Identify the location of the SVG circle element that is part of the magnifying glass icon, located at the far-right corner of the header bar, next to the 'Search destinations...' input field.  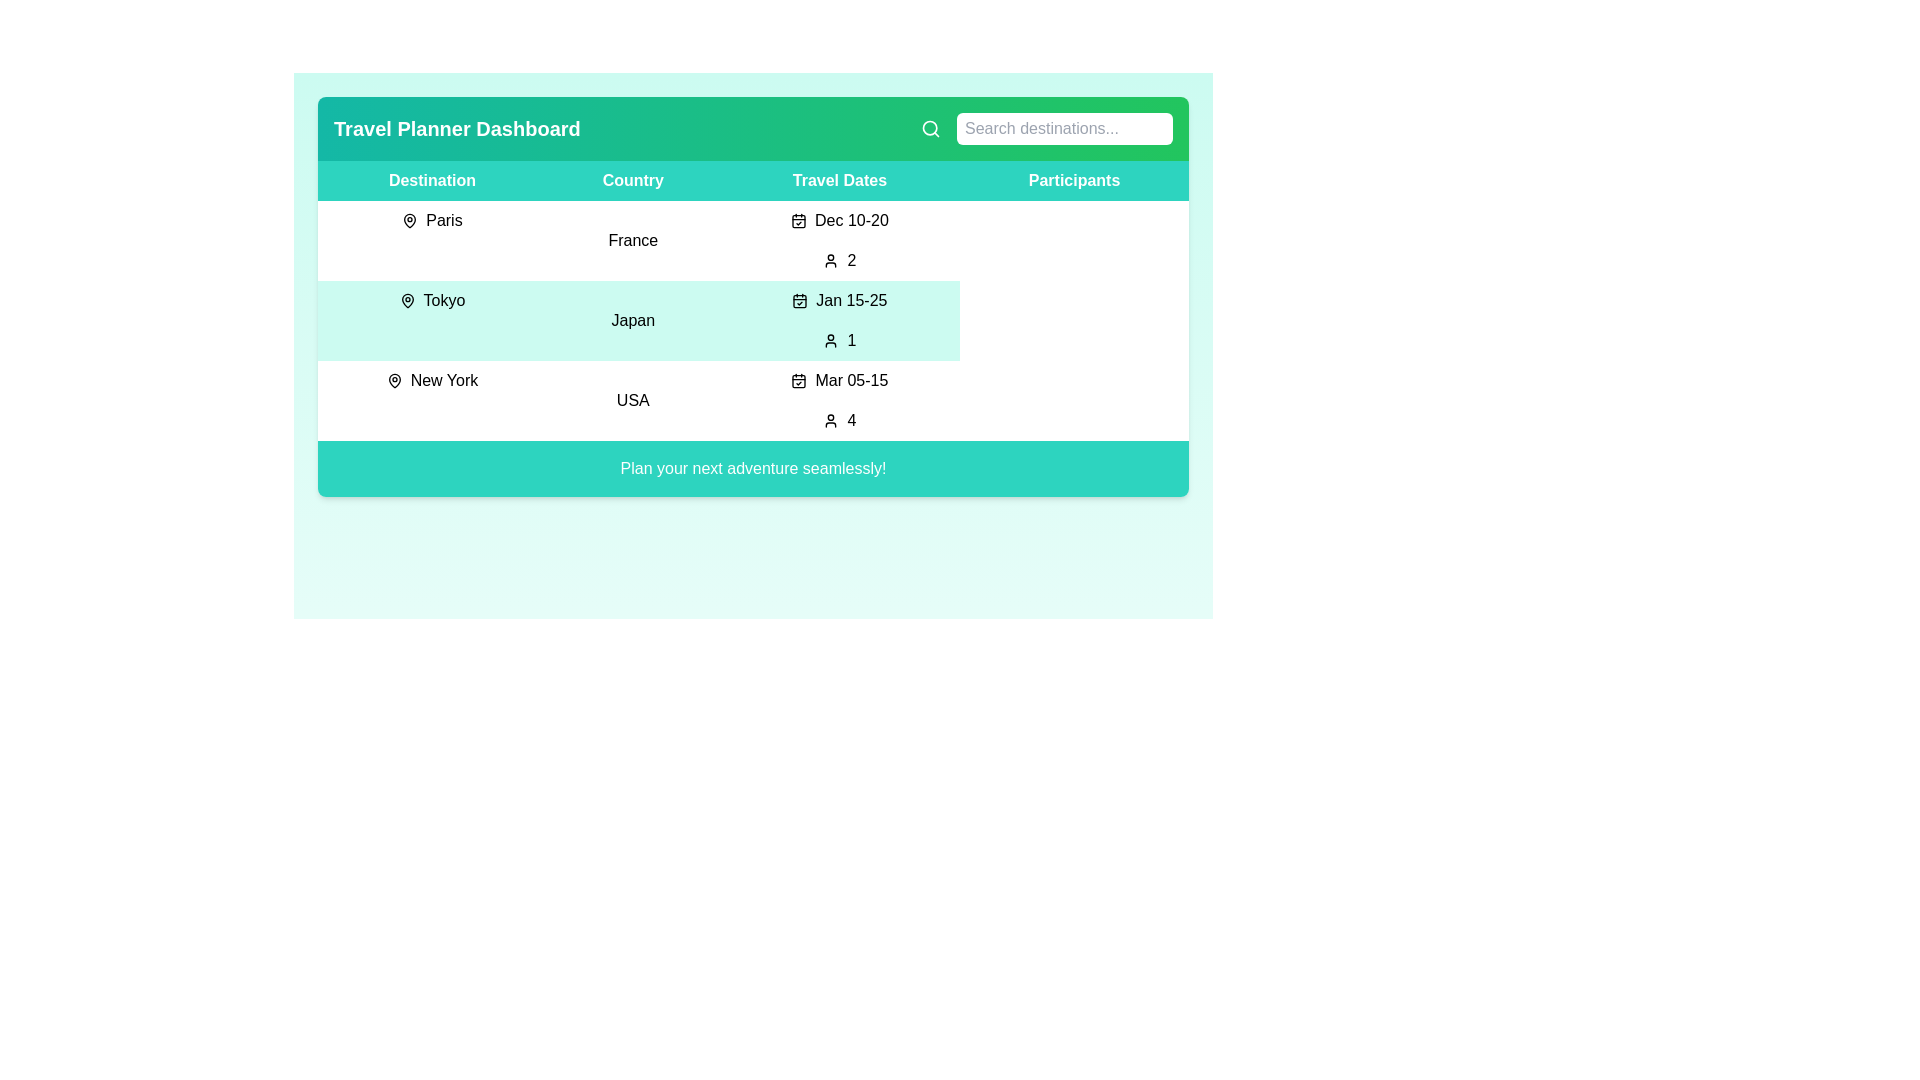
(929, 128).